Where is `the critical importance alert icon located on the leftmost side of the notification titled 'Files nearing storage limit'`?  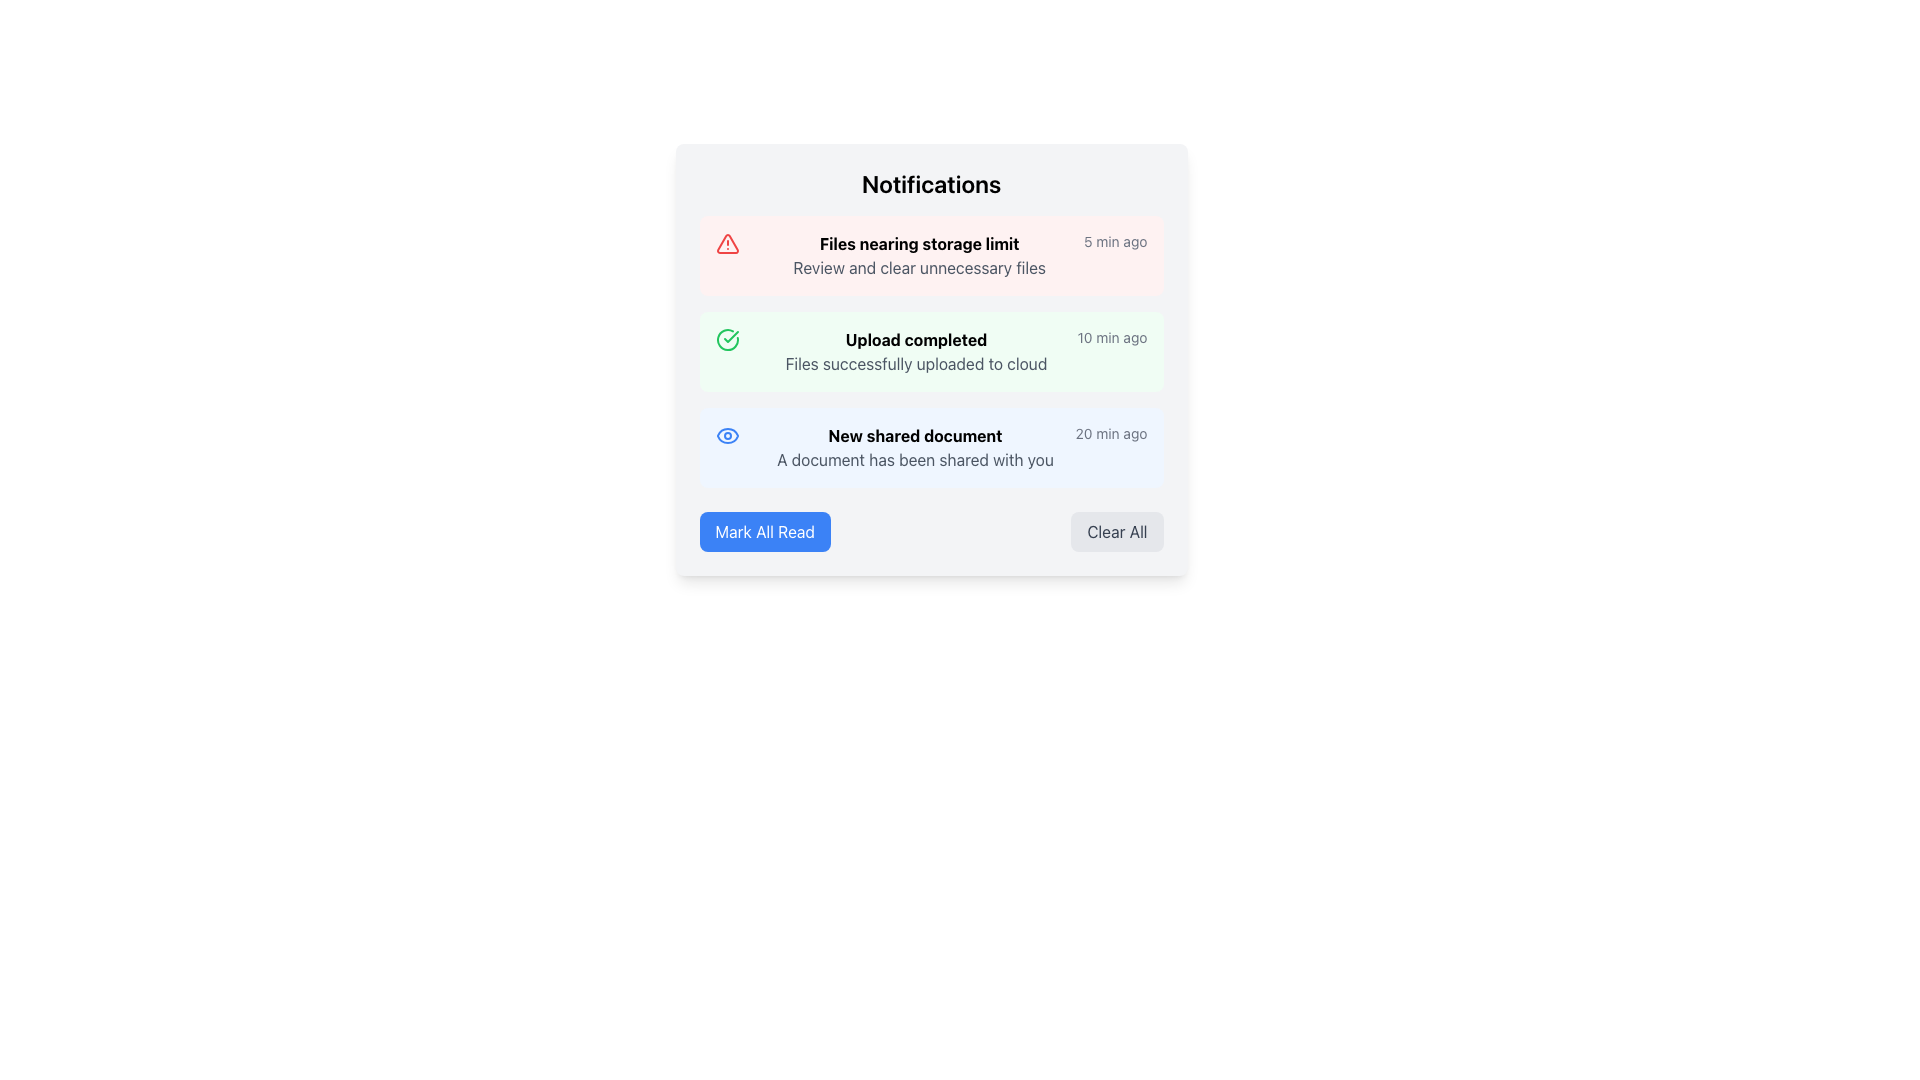
the critical importance alert icon located on the leftmost side of the notification titled 'Files nearing storage limit' is located at coordinates (726, 242).